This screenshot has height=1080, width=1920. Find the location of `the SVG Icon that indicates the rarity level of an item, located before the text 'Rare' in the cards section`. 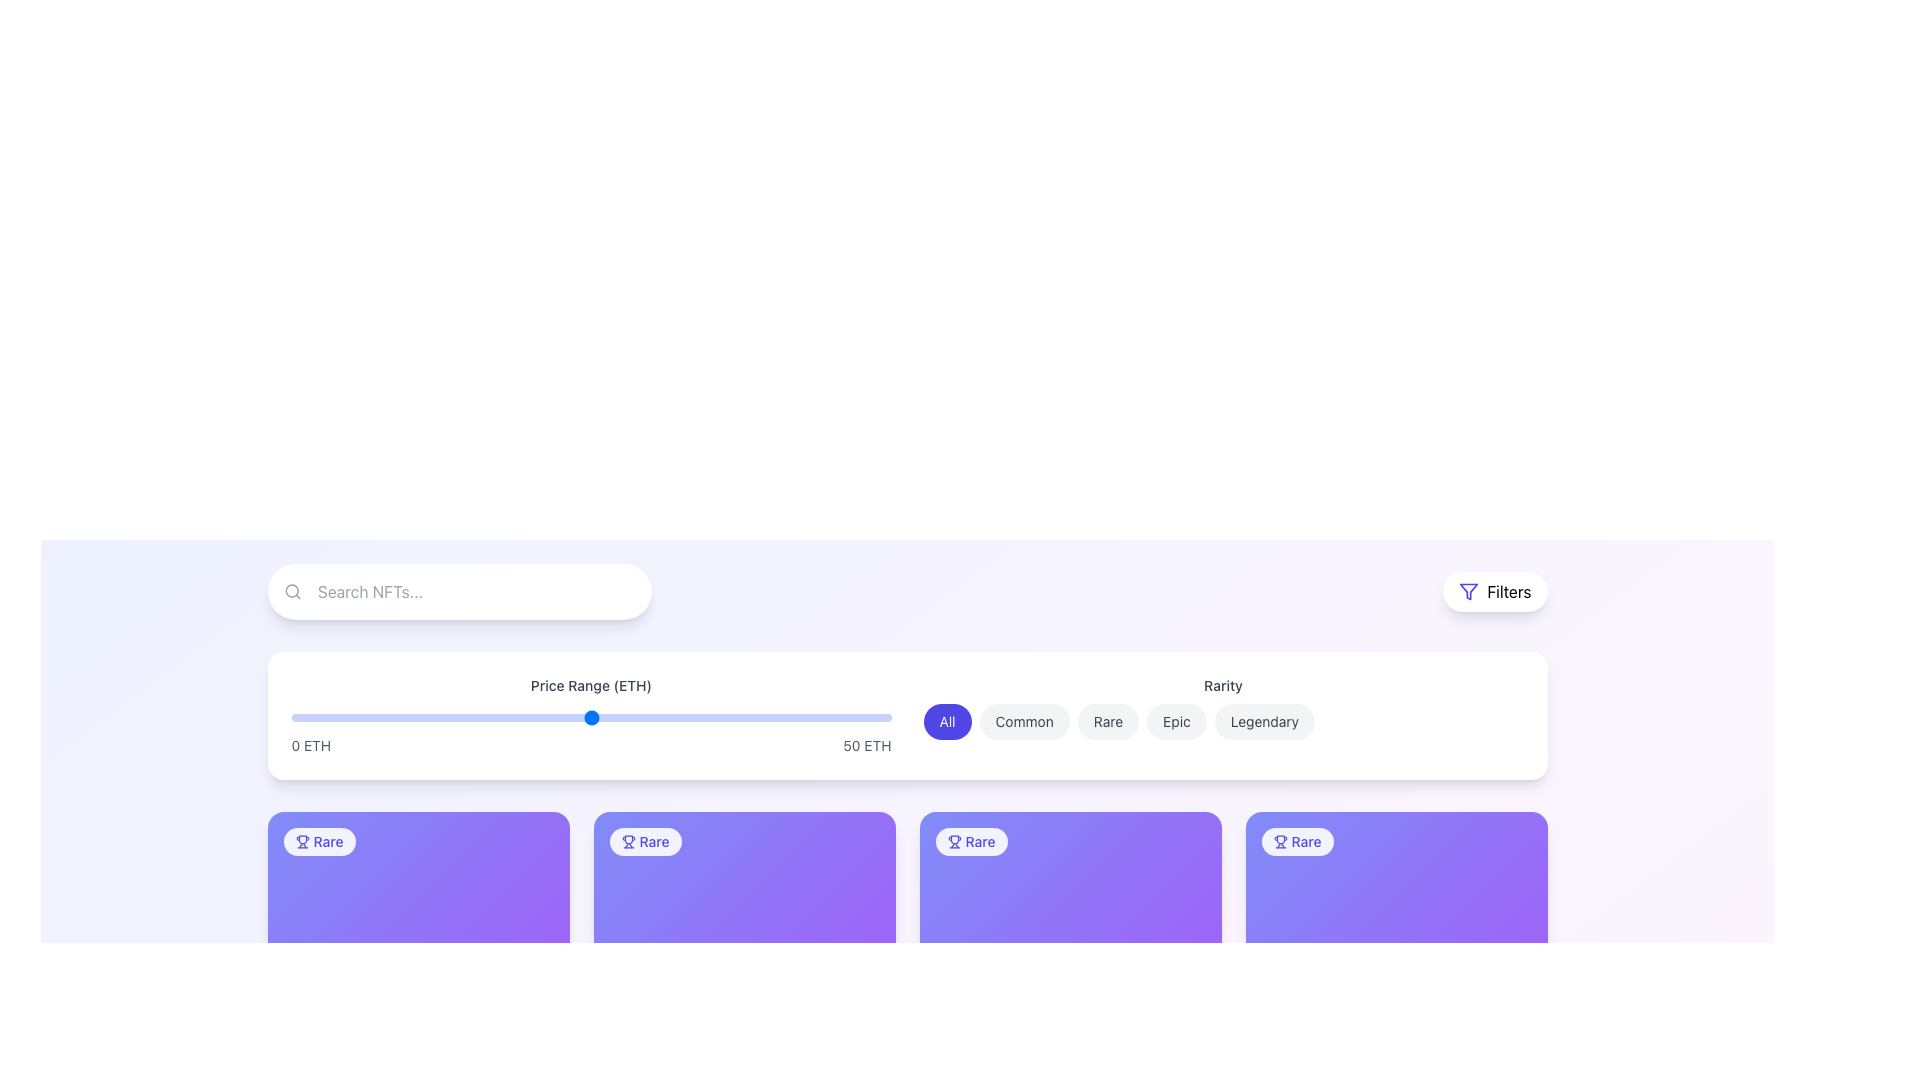

the SVG Icon that indicates the rarity level of an item, located before the text 'Rare' in the cards section is located at coordinates (953, 841).